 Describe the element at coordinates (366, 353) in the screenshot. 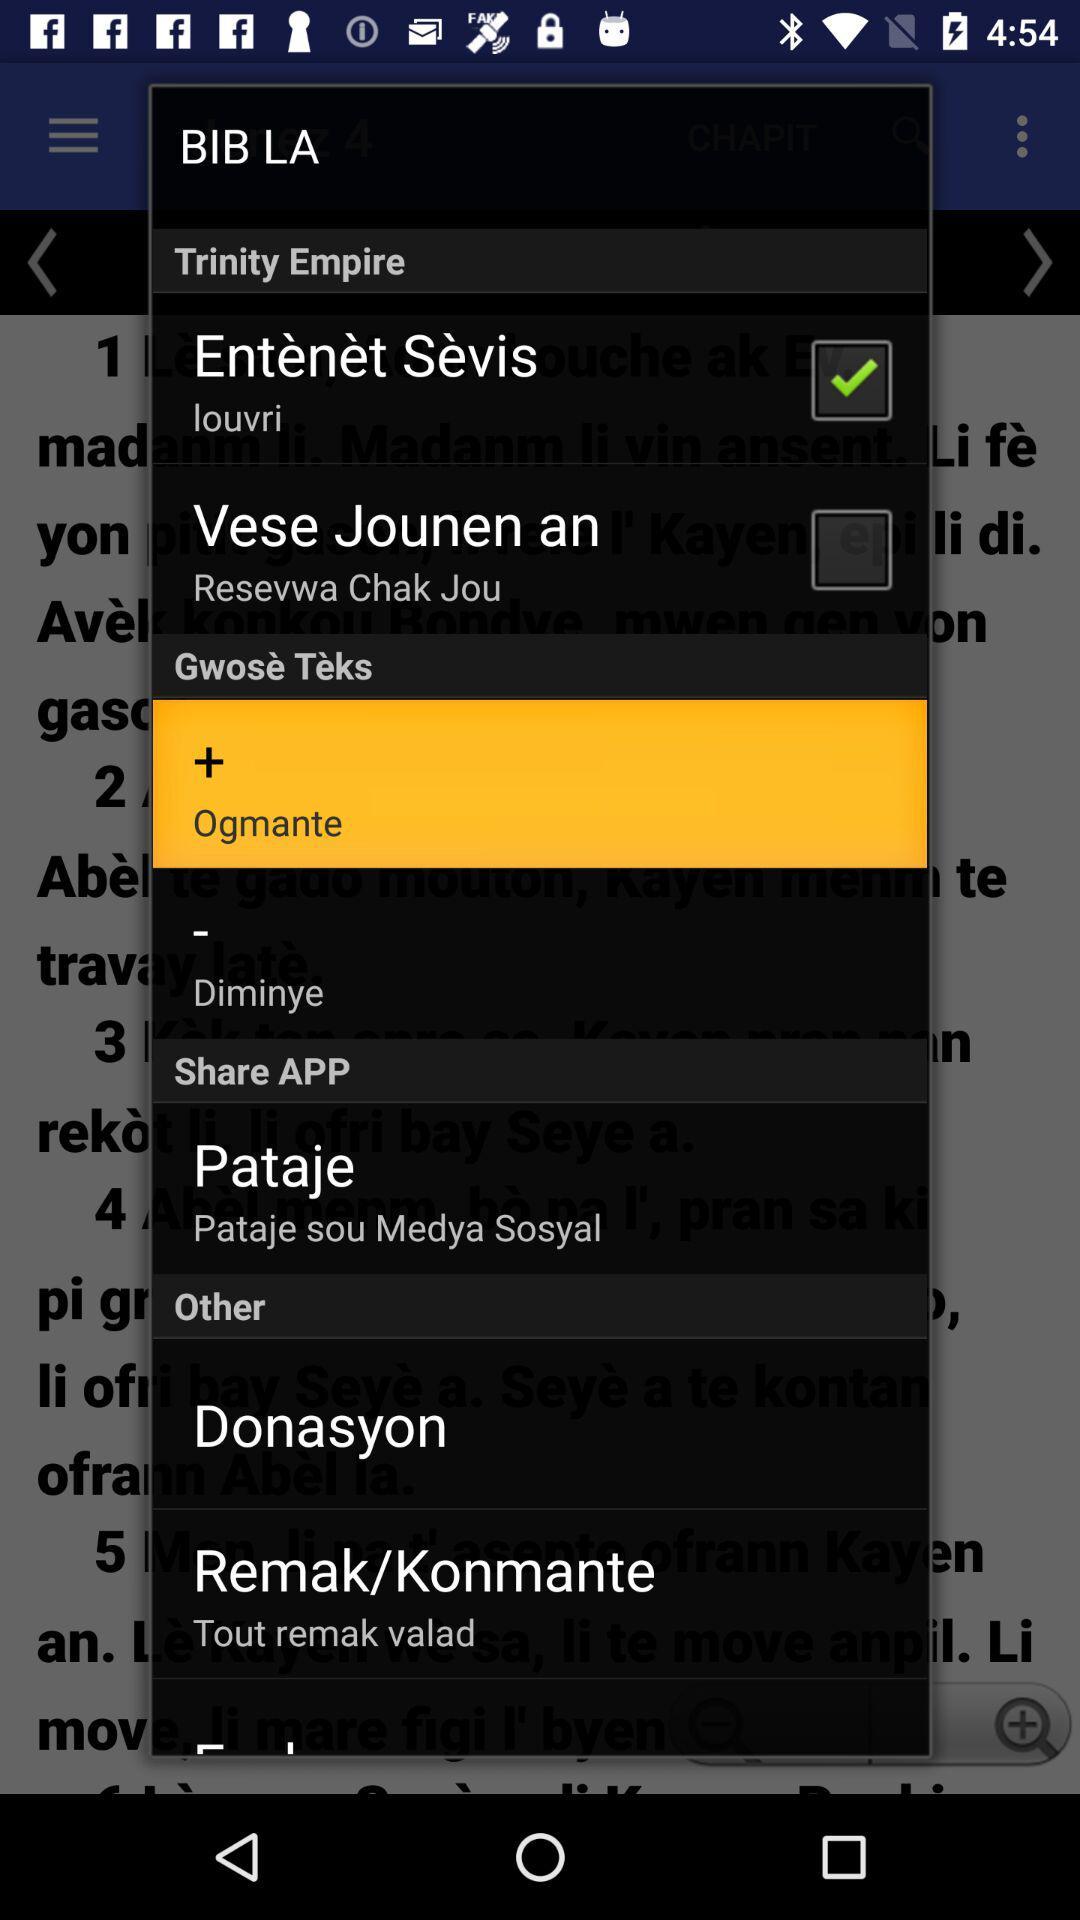

I see `the app above the louvri app` at that location.